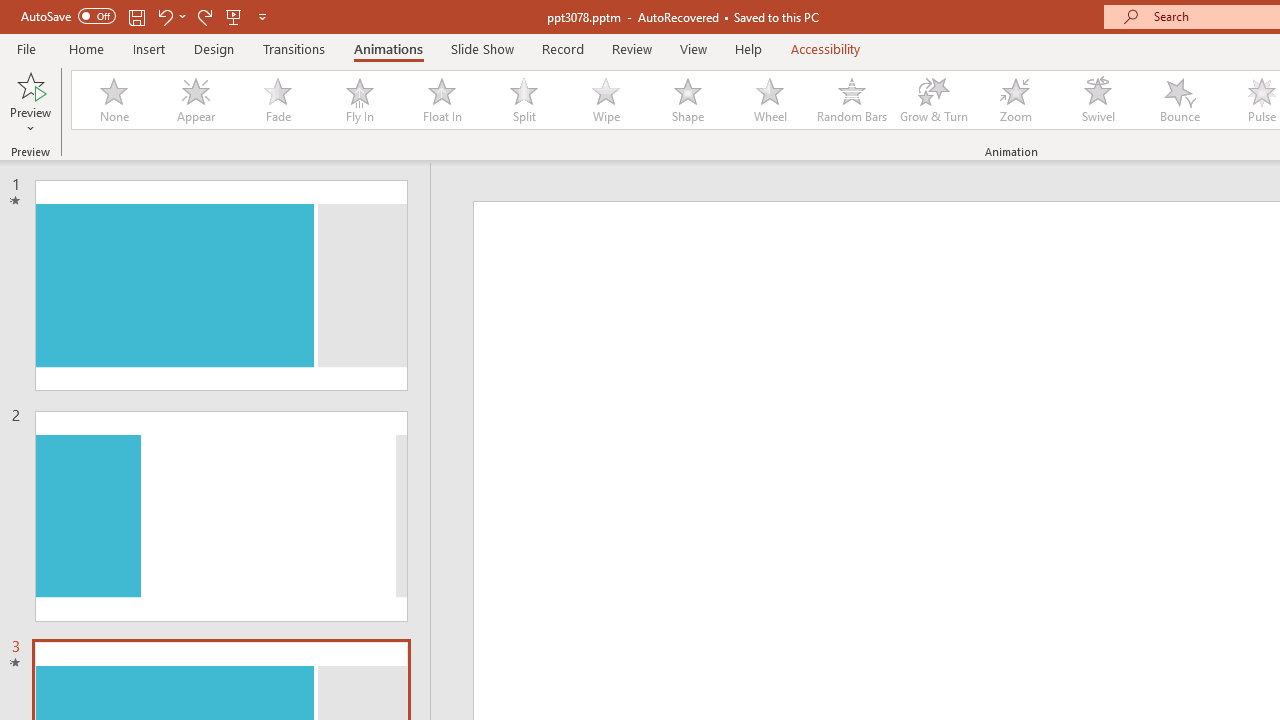 The width and height of the screenshot is (1280, 720). Describe the element at coordinates (112, 100) in the screenshot. I see `'None'` at that location.